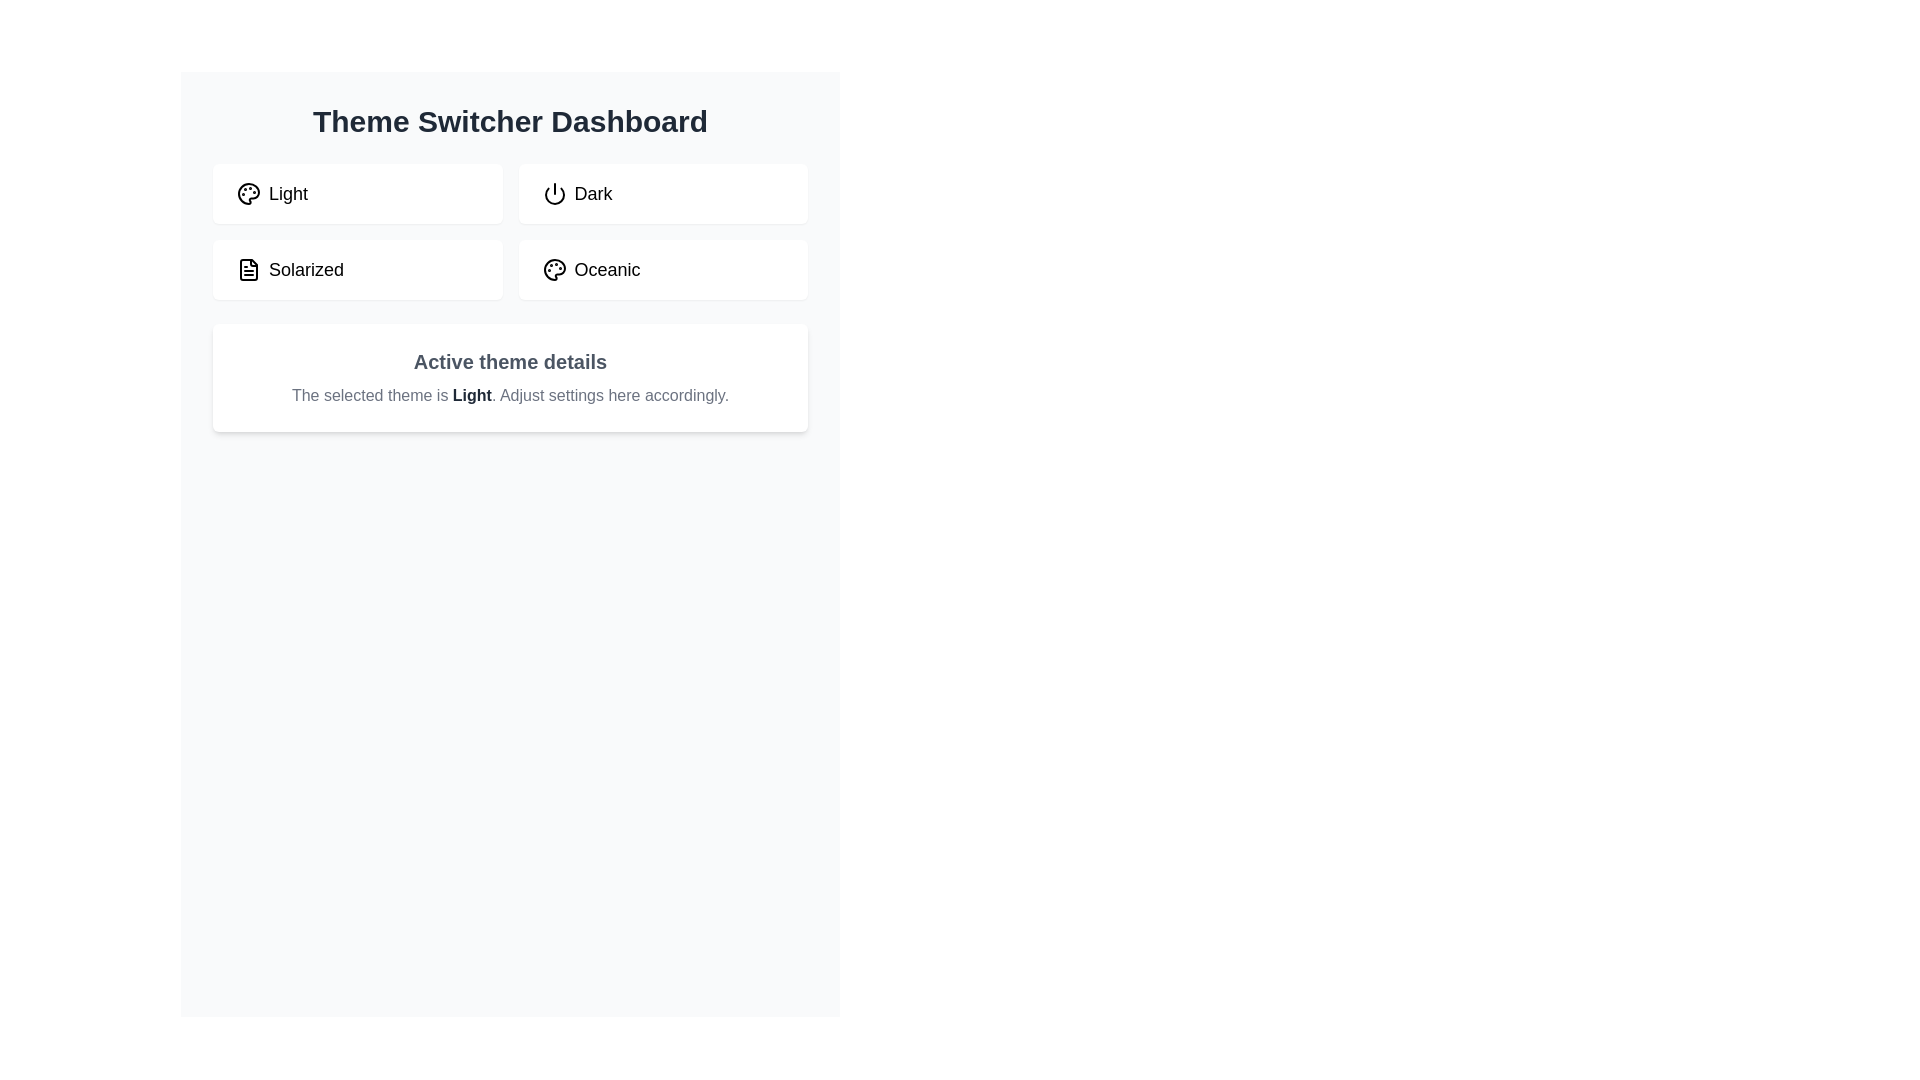  Describe the element at coordinates (248, 193) in the screenshot. I see `the paint palette icon located at the top-left corner of the 'Light' selection button, which is part of a 2x2 grid below the 'Theme Switcher Dashboard'` at that location.